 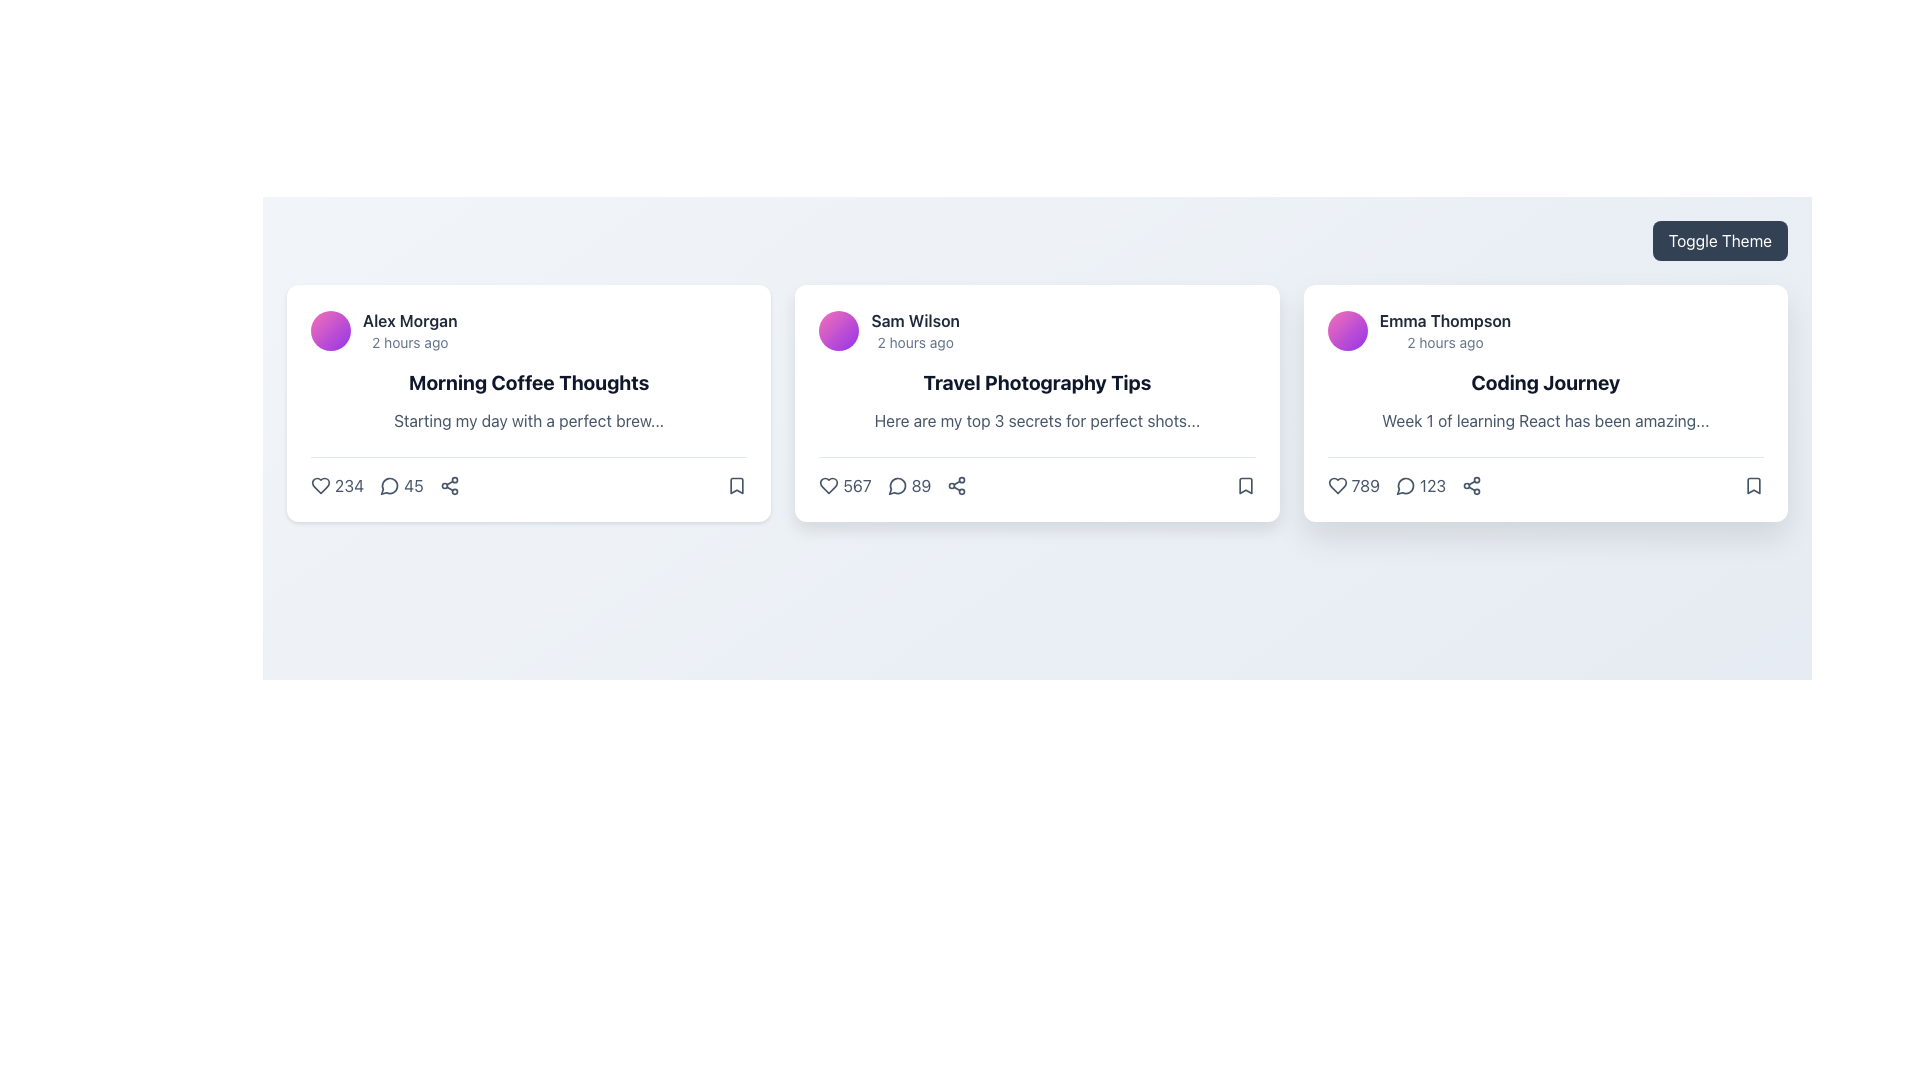 What do you see at coordinates (1347, 330) in the screenshot?
I see `the circular avatar with a gradient from pink to purple, located on the left side of 'Emma Thompson's' name in the card layout` at bounding box center [1347, 330].